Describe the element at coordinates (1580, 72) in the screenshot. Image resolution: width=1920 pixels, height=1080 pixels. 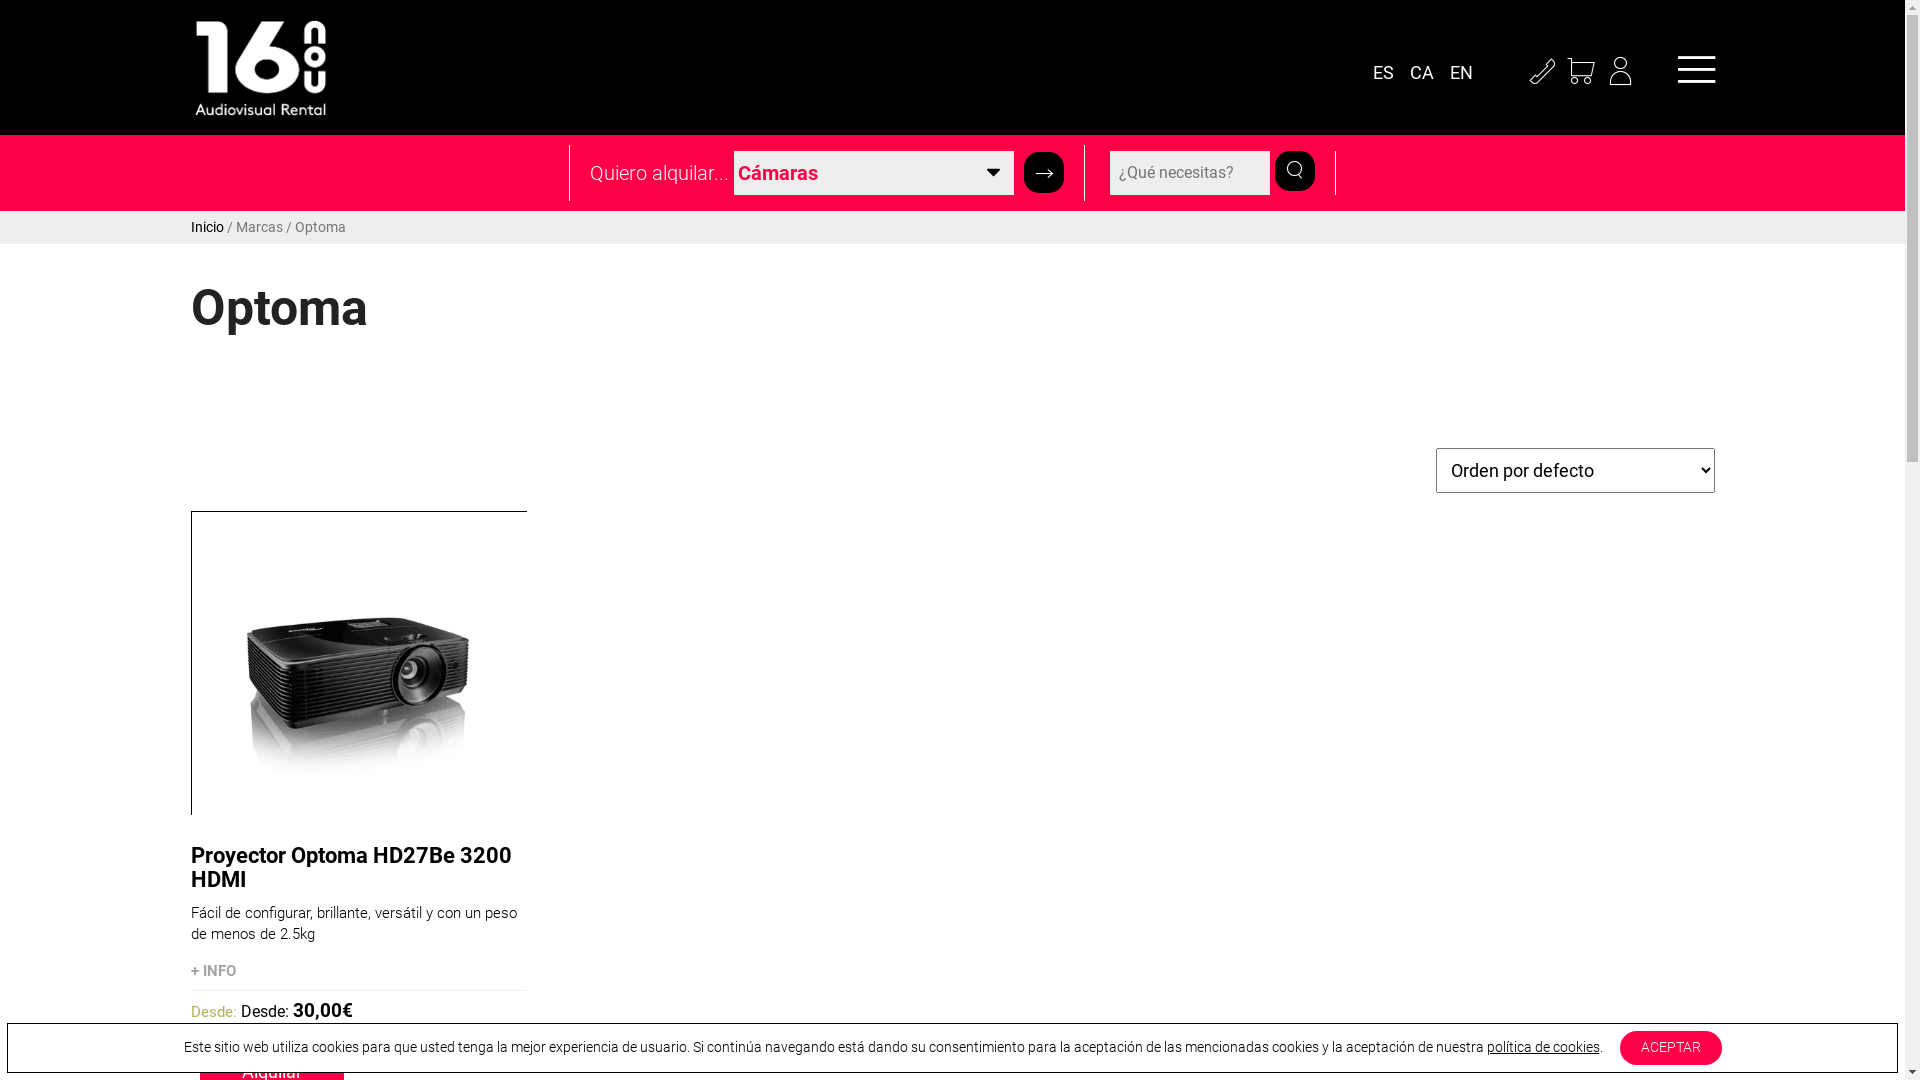
I see `'Ir al carrito'` at that location.